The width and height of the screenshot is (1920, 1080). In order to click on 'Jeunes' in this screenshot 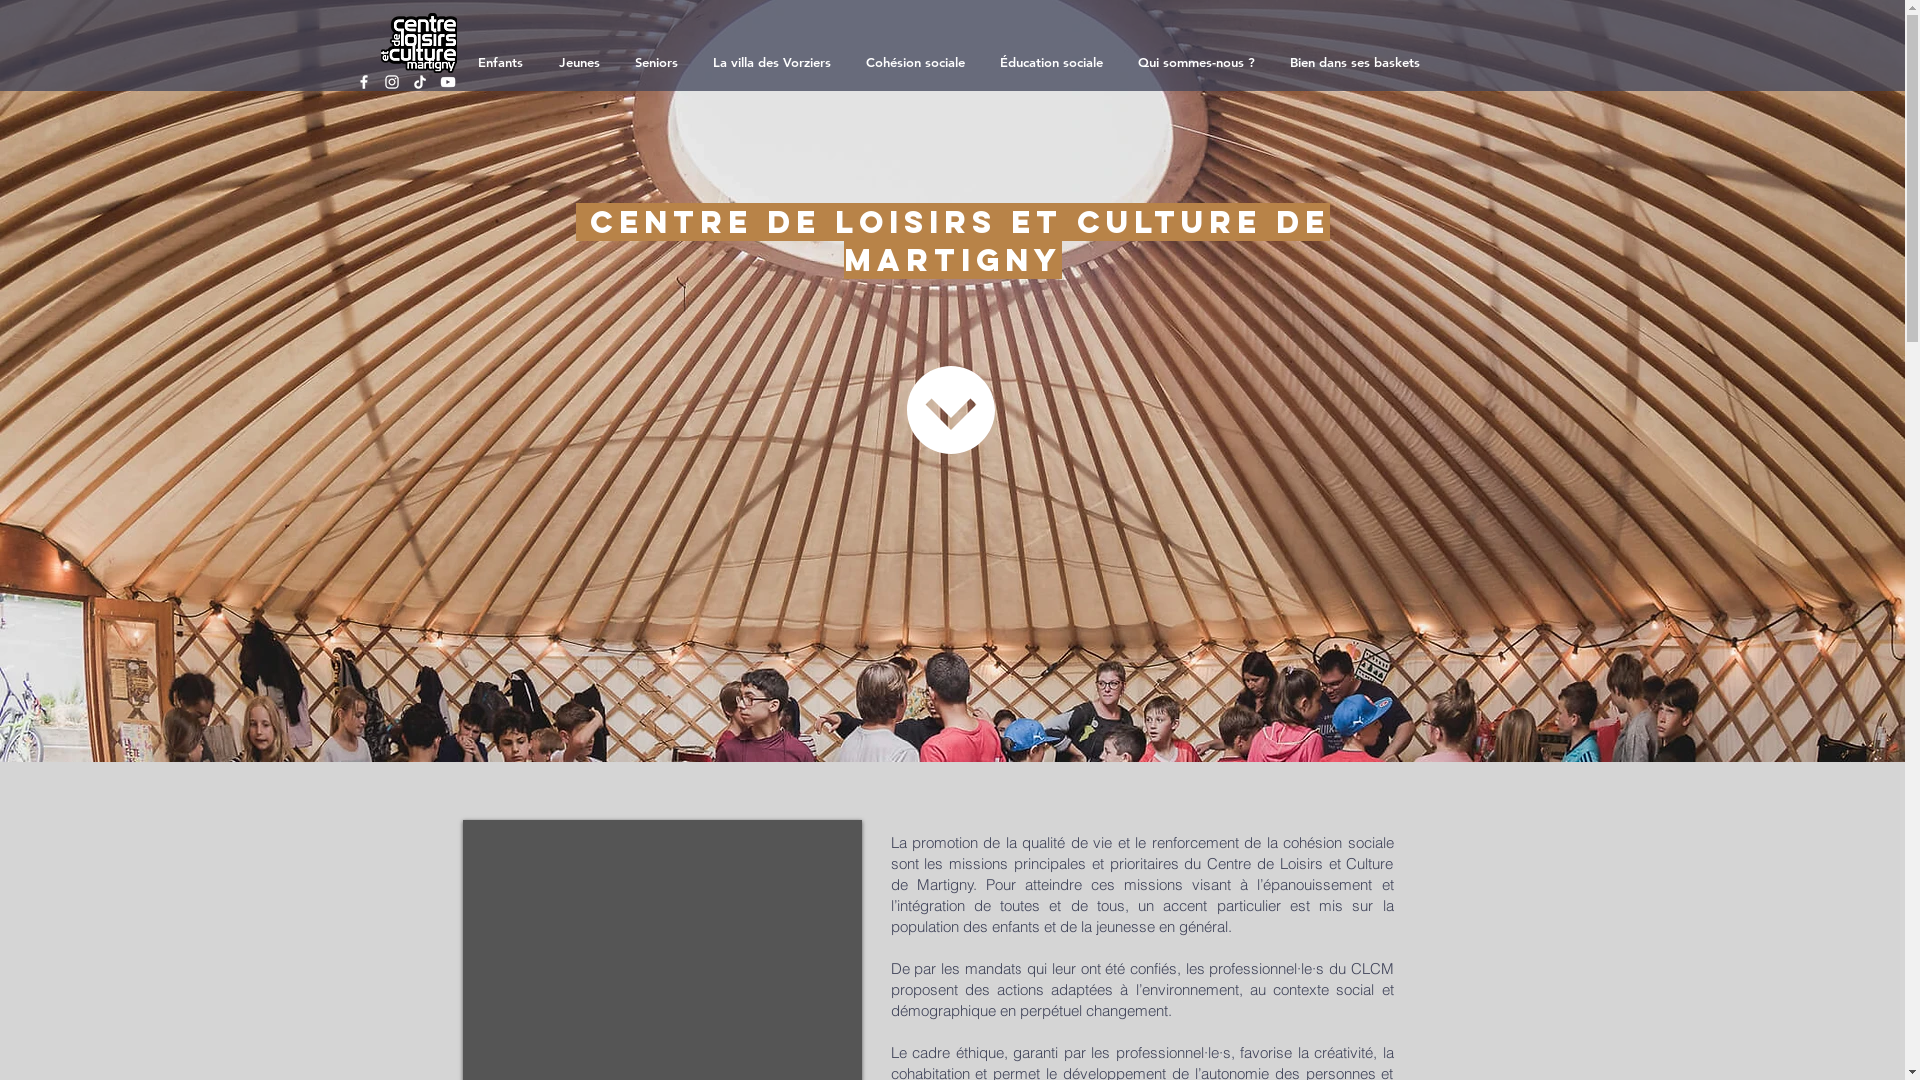, I will do `click(580, 60)`.